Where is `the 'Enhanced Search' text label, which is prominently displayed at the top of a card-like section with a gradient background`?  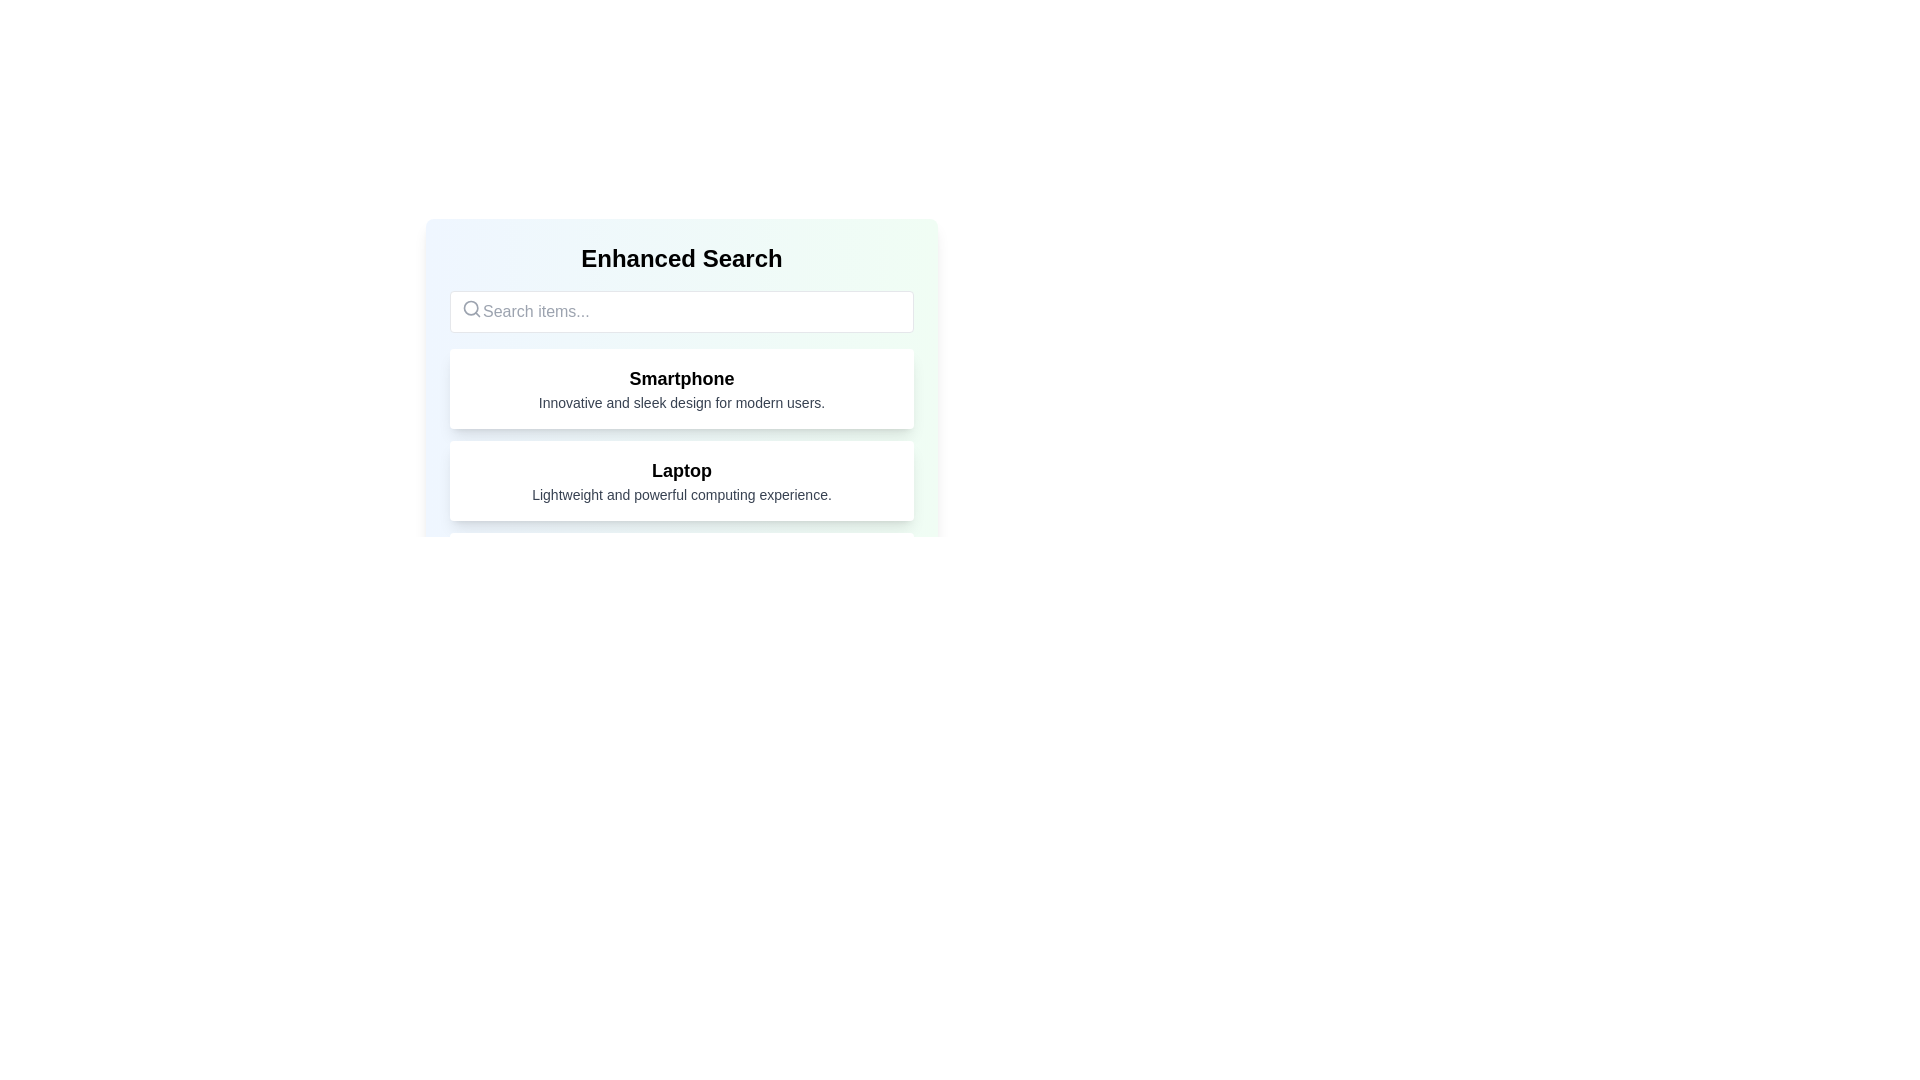 the 'Enhanced Search' text label, which is prominently displayed at the top of a card-like section with a gradient background is located at coordinates (681, 257).